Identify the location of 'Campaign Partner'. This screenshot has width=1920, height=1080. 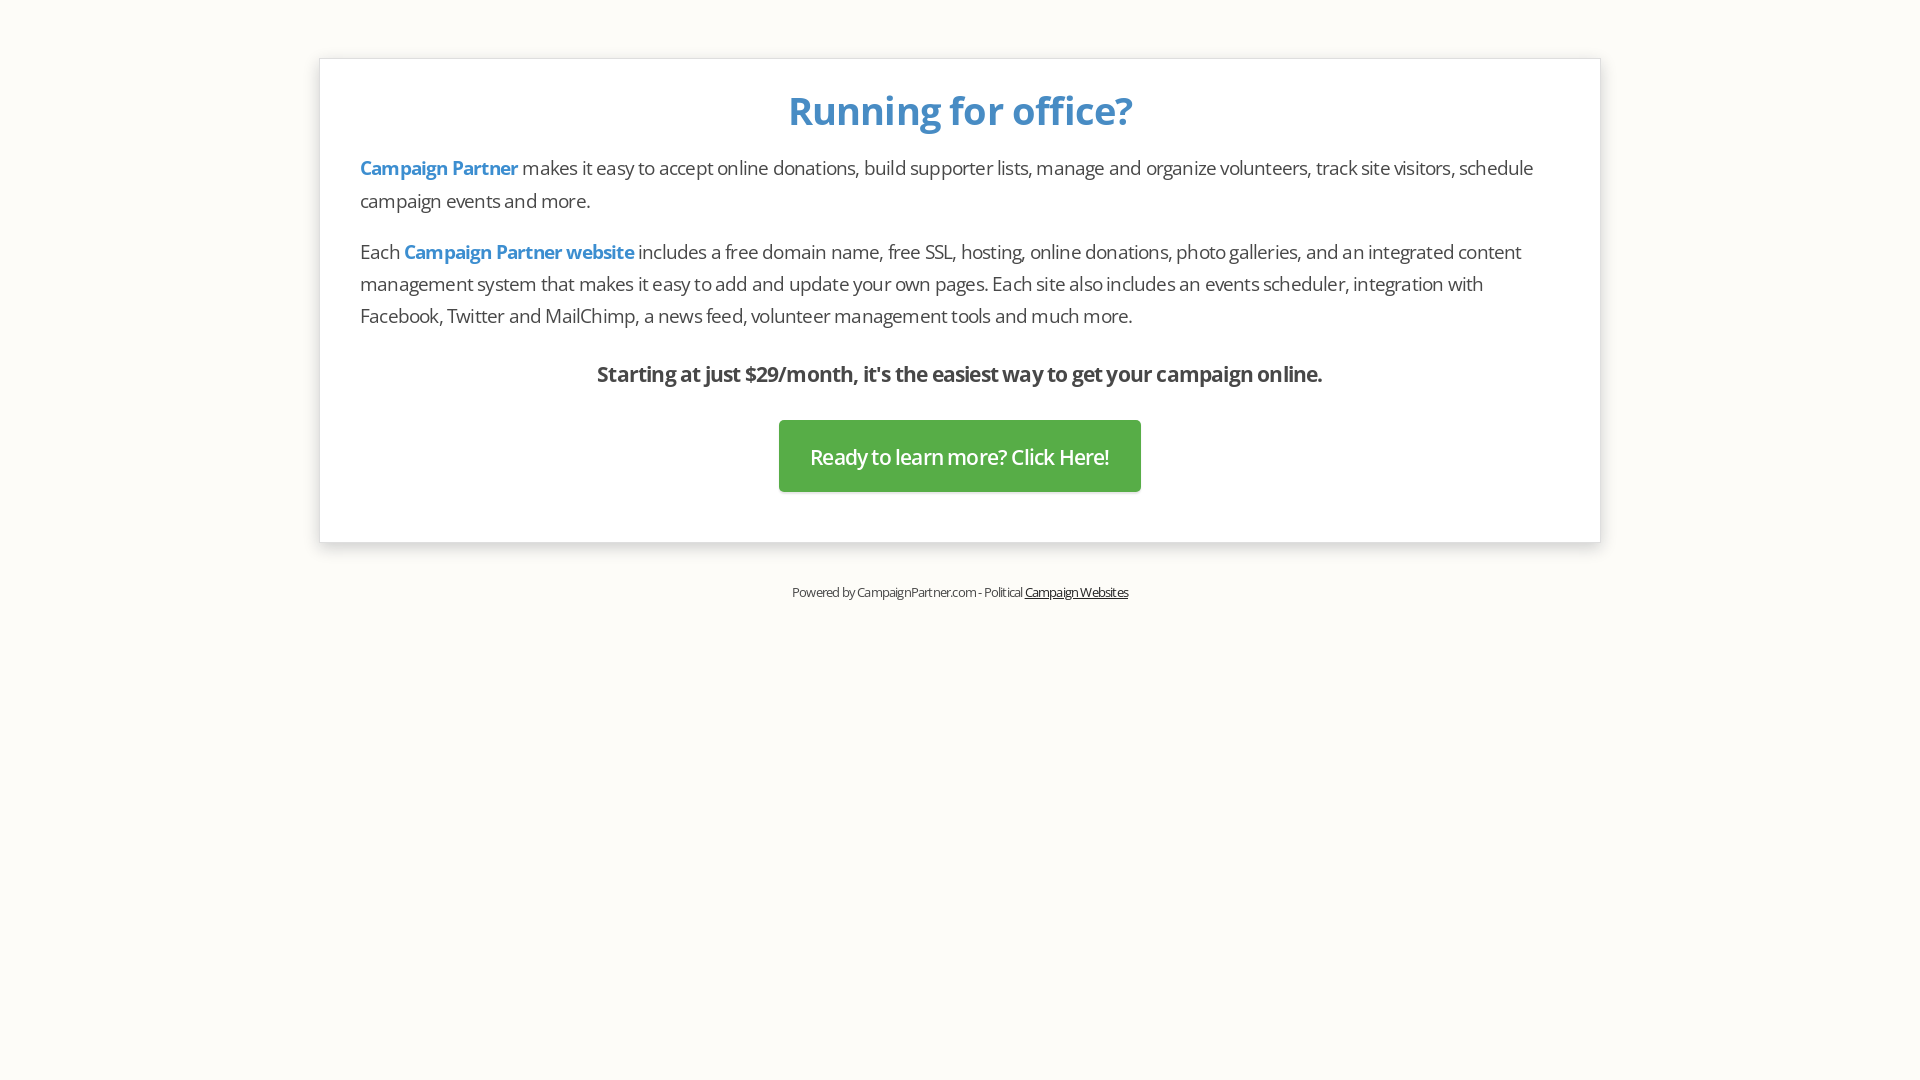
(360, 167).